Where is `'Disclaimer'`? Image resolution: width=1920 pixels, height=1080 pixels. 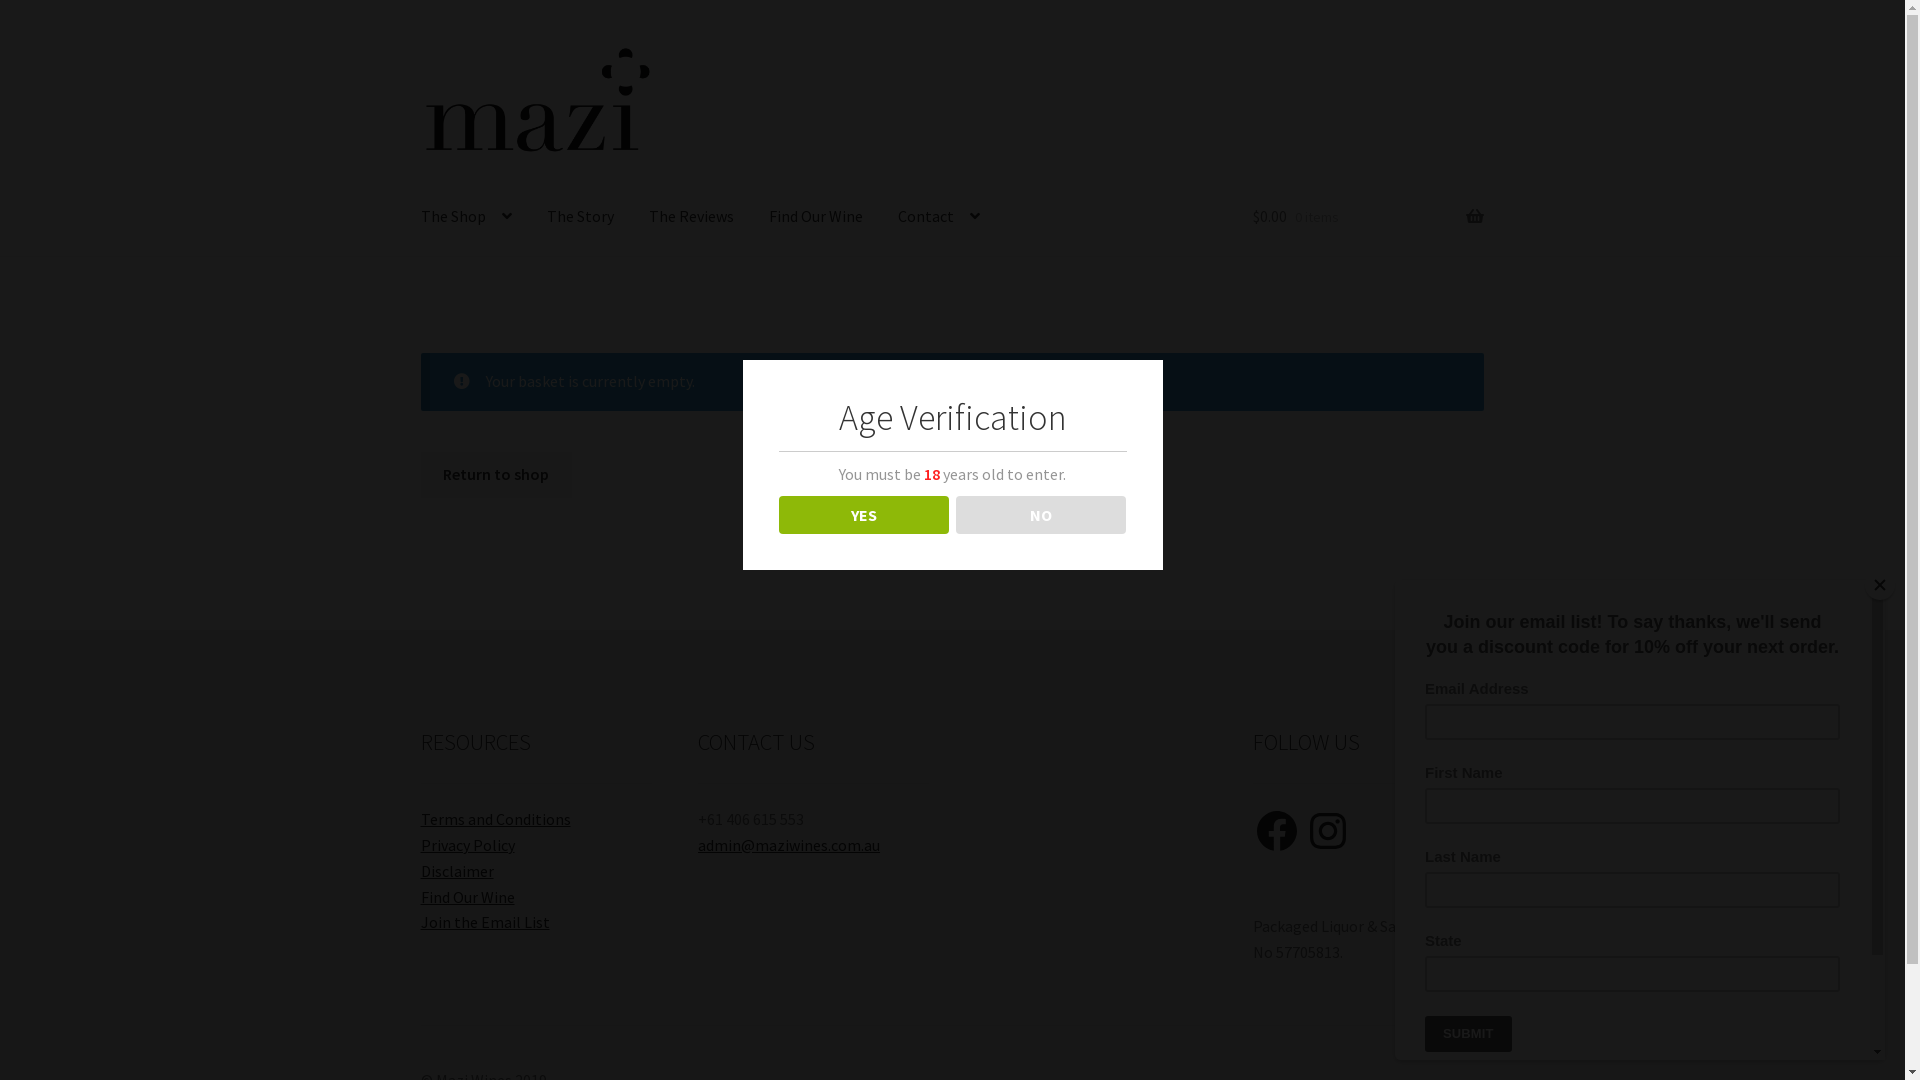
'Disclaimer' is located at coordinates (456, 870).